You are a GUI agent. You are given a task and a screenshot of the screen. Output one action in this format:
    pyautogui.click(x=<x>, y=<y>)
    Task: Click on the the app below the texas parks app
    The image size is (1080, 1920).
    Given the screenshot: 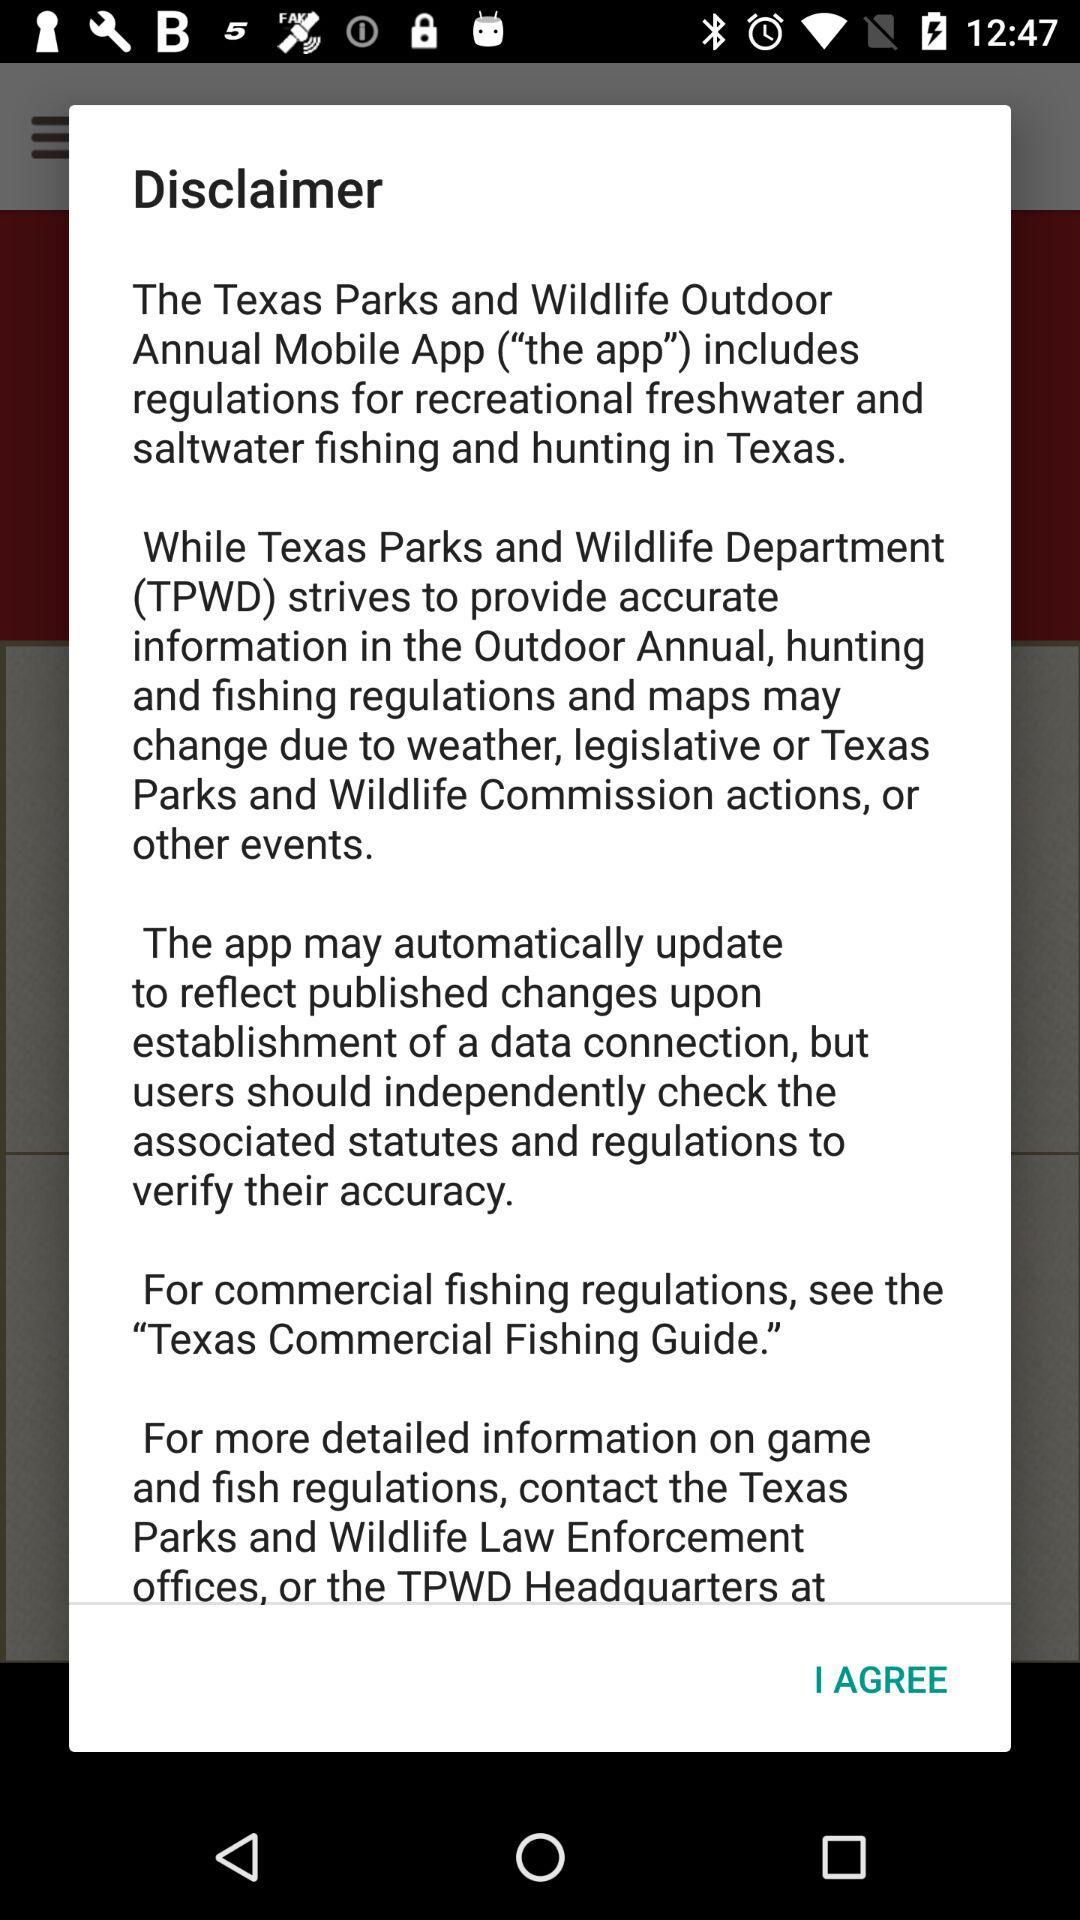 What is the action you would take?
    pyautogui.click(x=879, y=1678)
    